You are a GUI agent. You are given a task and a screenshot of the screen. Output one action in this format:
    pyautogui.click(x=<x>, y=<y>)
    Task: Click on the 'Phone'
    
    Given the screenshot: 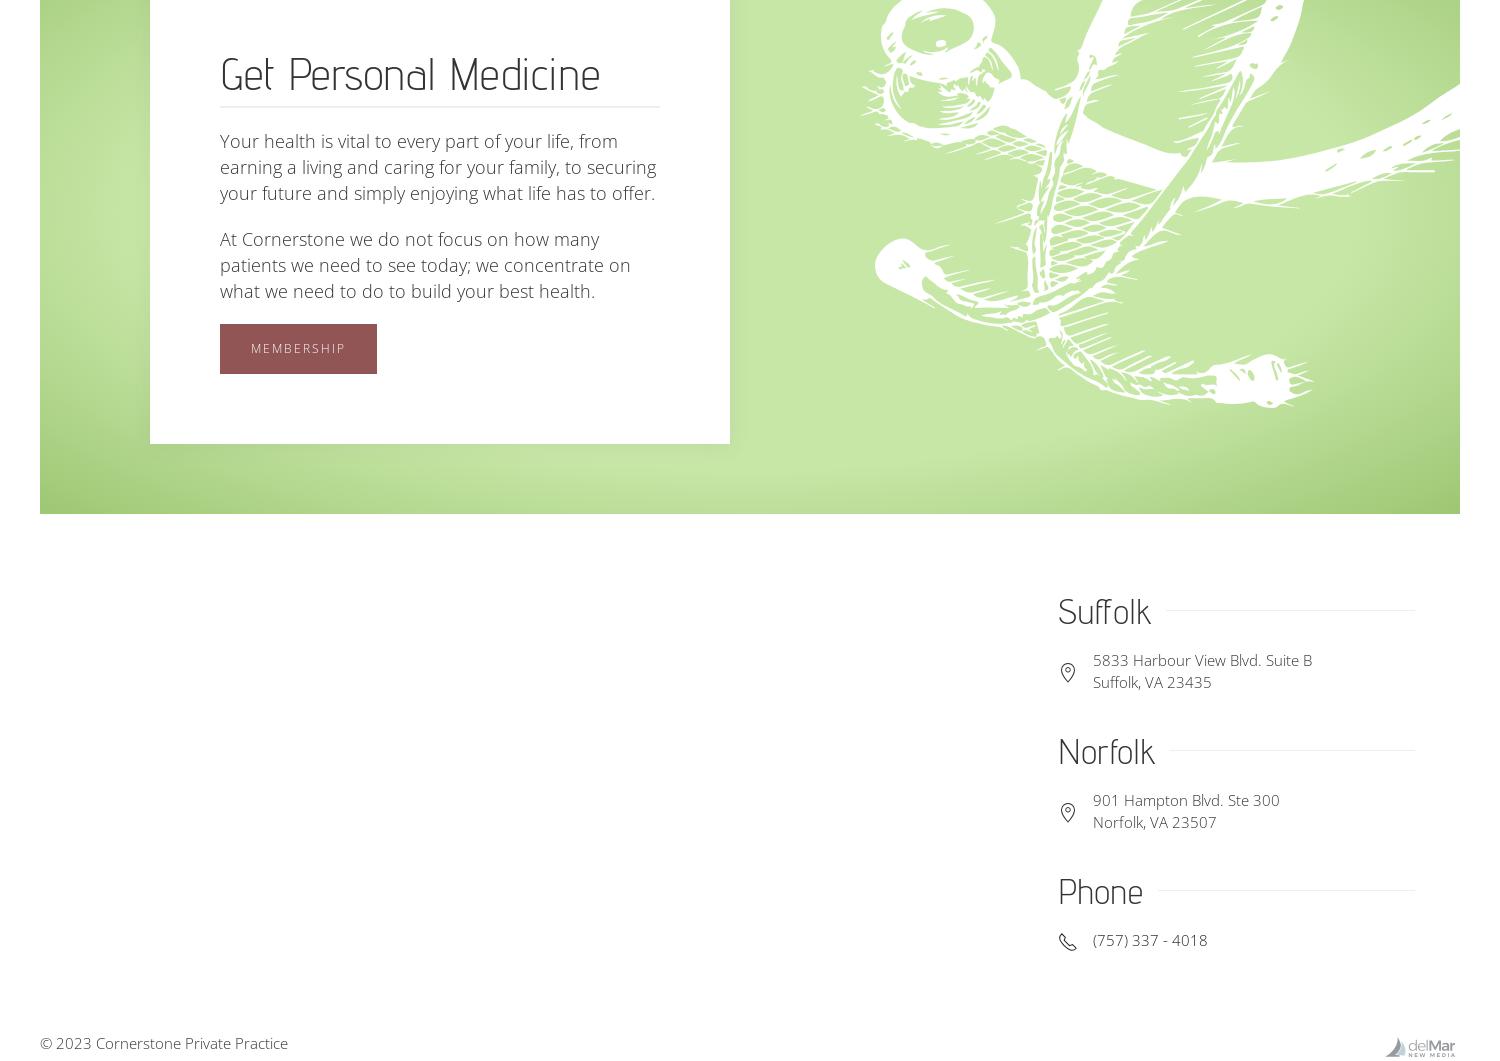 What is the action you would take?
    pyautogui.click(x=1098, y=888)
    